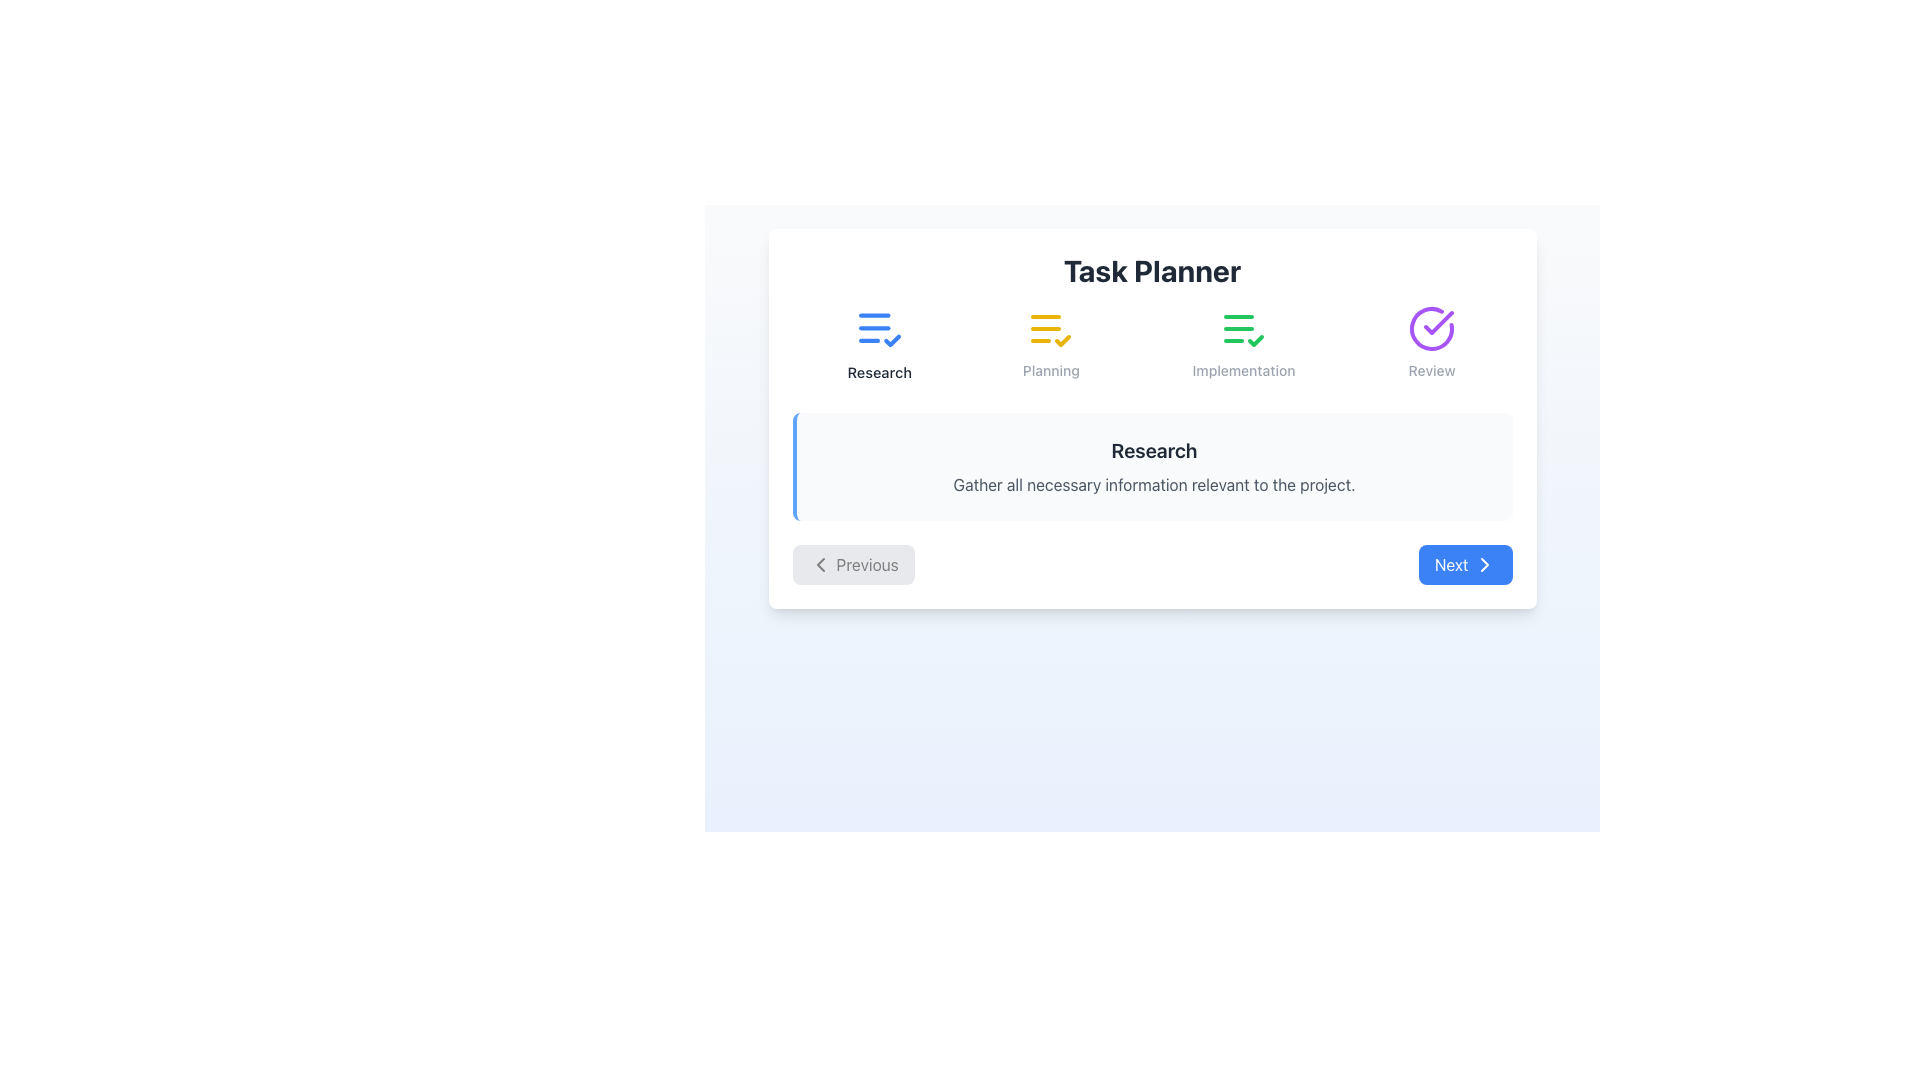 This screenshot has width=1920, height=1080. I want to click on the 'Previous' navigation button by clicking on the left-pointing chevron icon, which visually indicates the direction of the navigation action, so click(820, 564).